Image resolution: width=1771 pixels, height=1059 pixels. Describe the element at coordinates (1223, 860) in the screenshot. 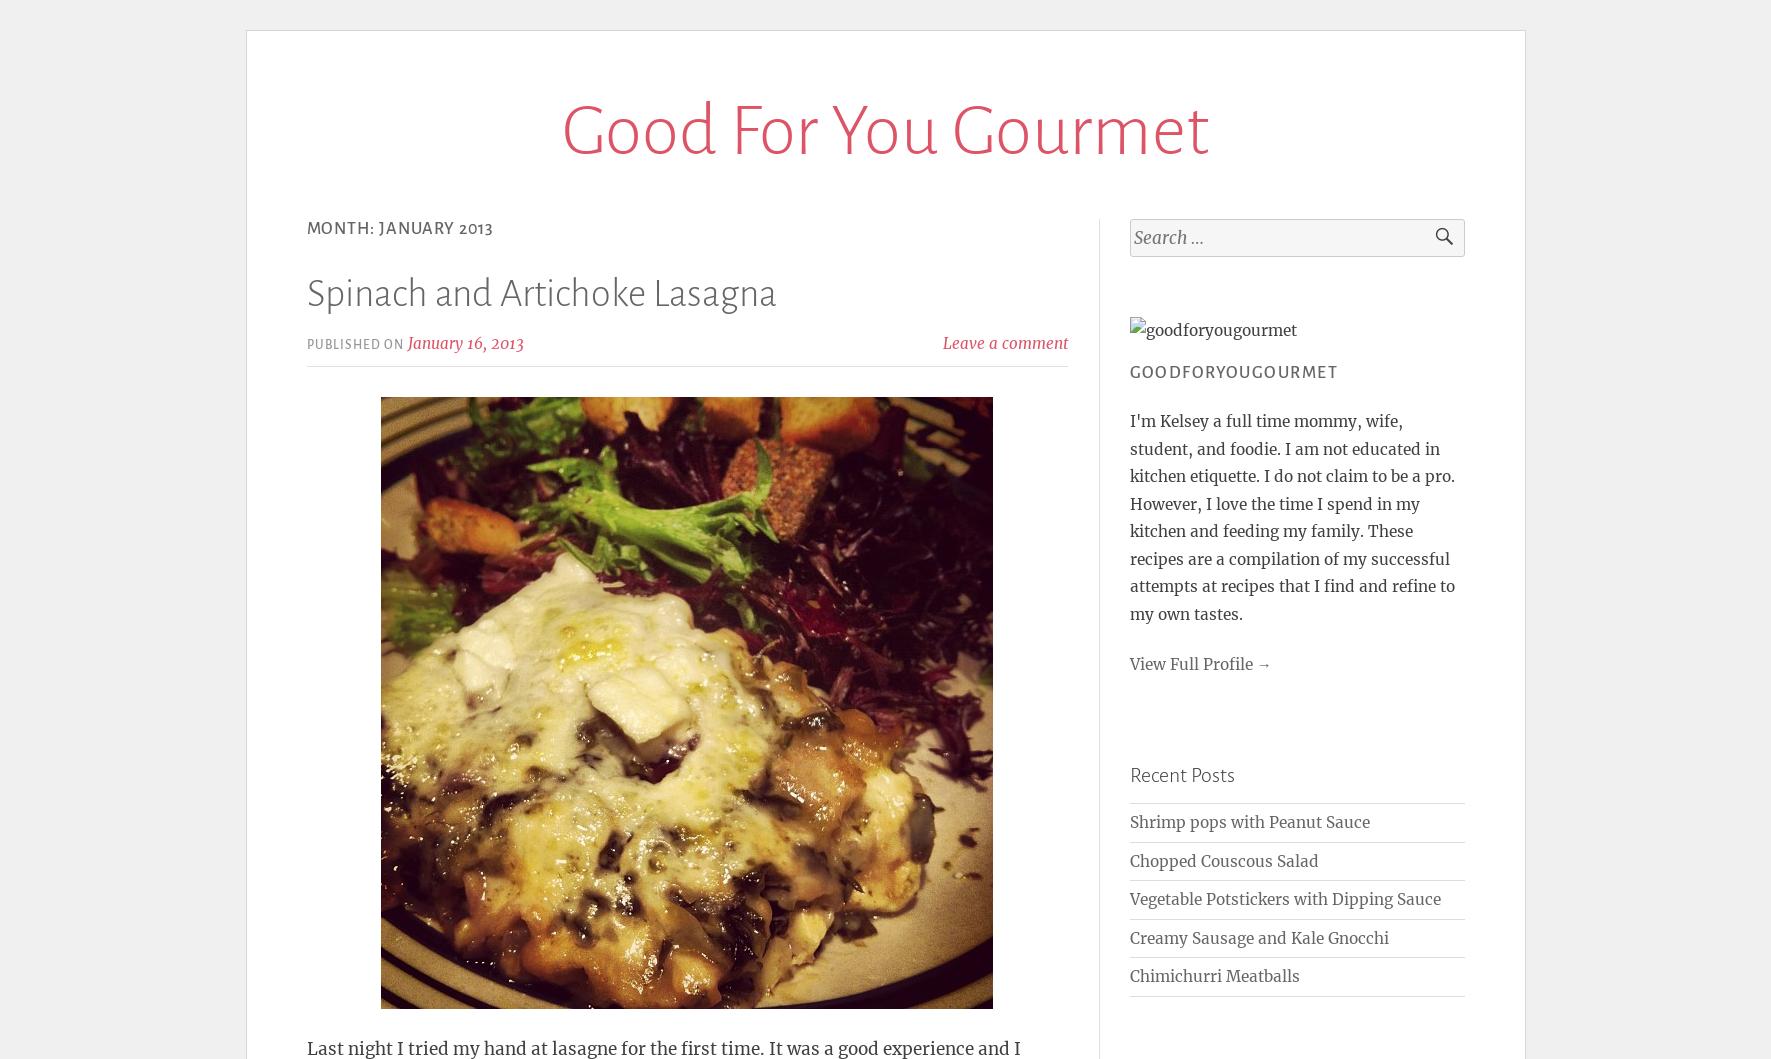

I see `'Chopped Couscous Salad'` at that location.